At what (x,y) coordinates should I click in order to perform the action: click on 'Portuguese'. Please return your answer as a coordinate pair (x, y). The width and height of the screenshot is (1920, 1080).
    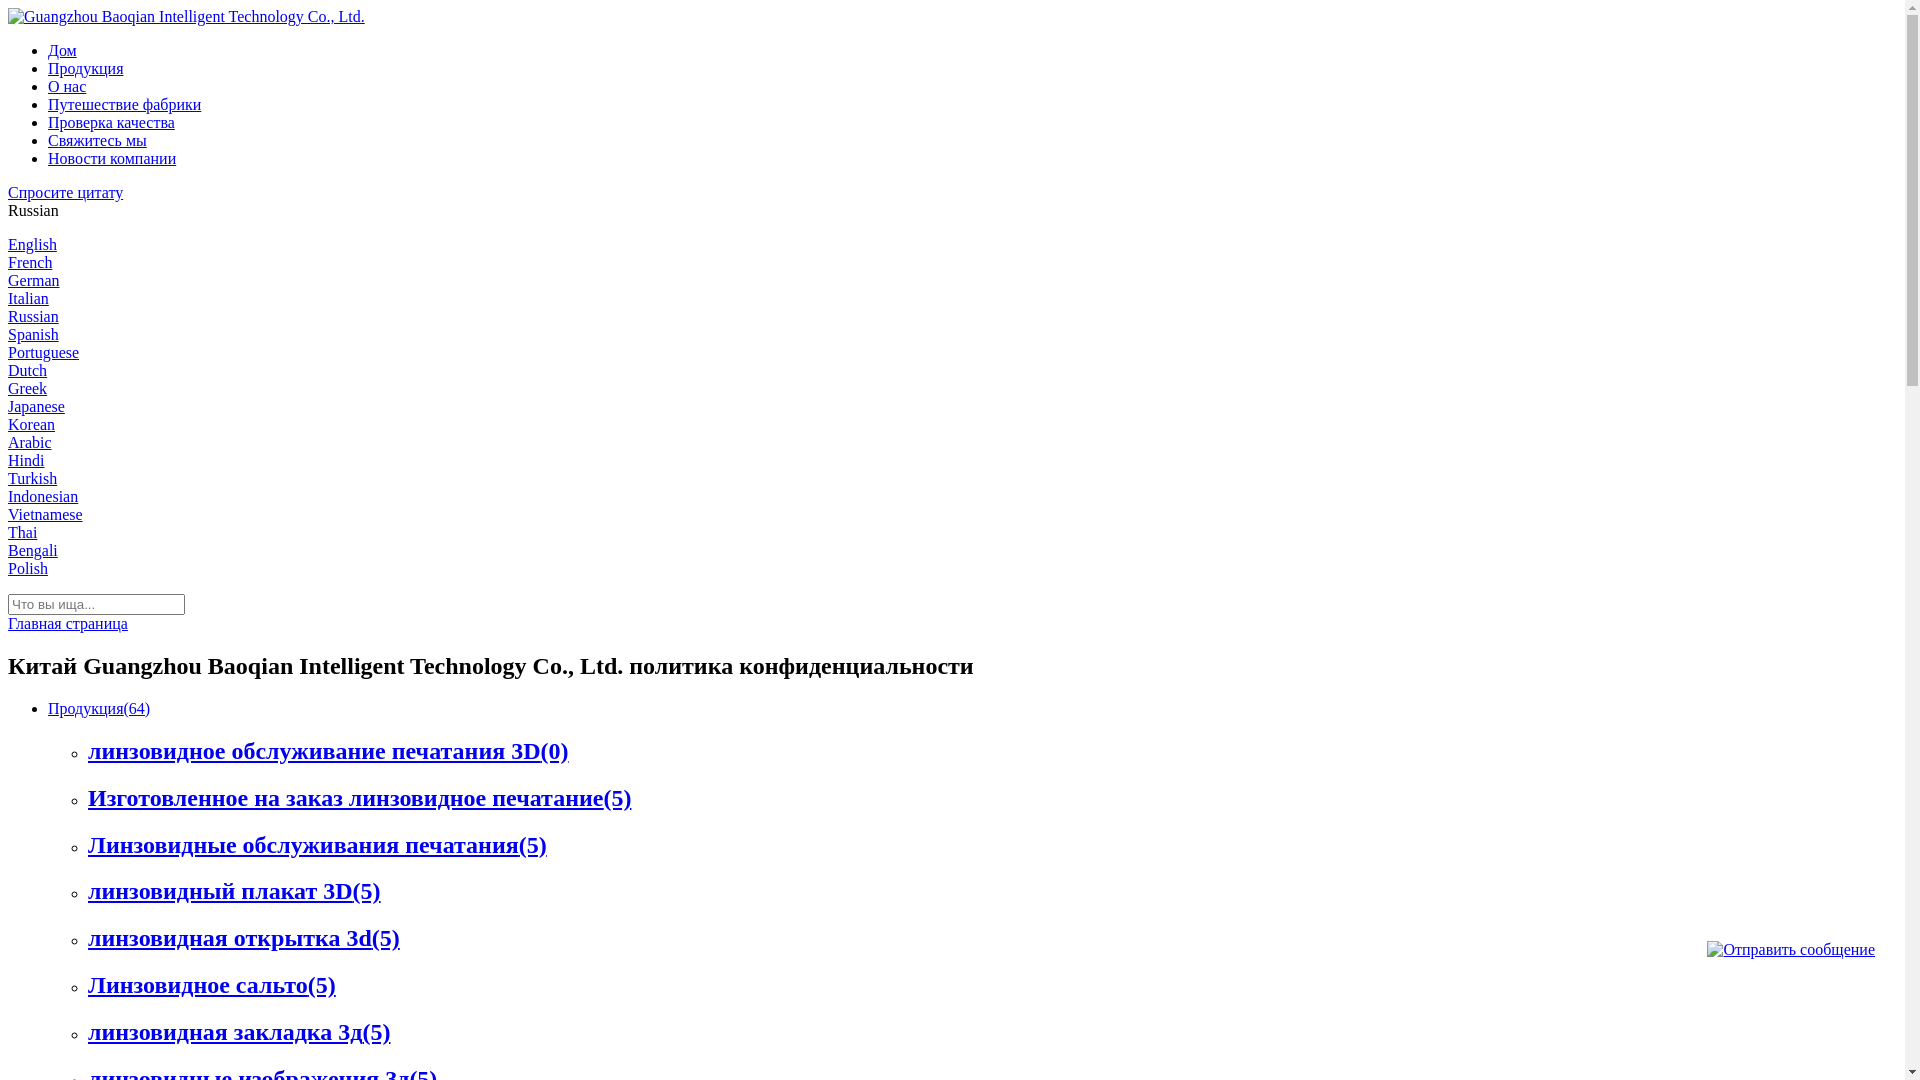
    Looking at the image, I should click on (43, 351).